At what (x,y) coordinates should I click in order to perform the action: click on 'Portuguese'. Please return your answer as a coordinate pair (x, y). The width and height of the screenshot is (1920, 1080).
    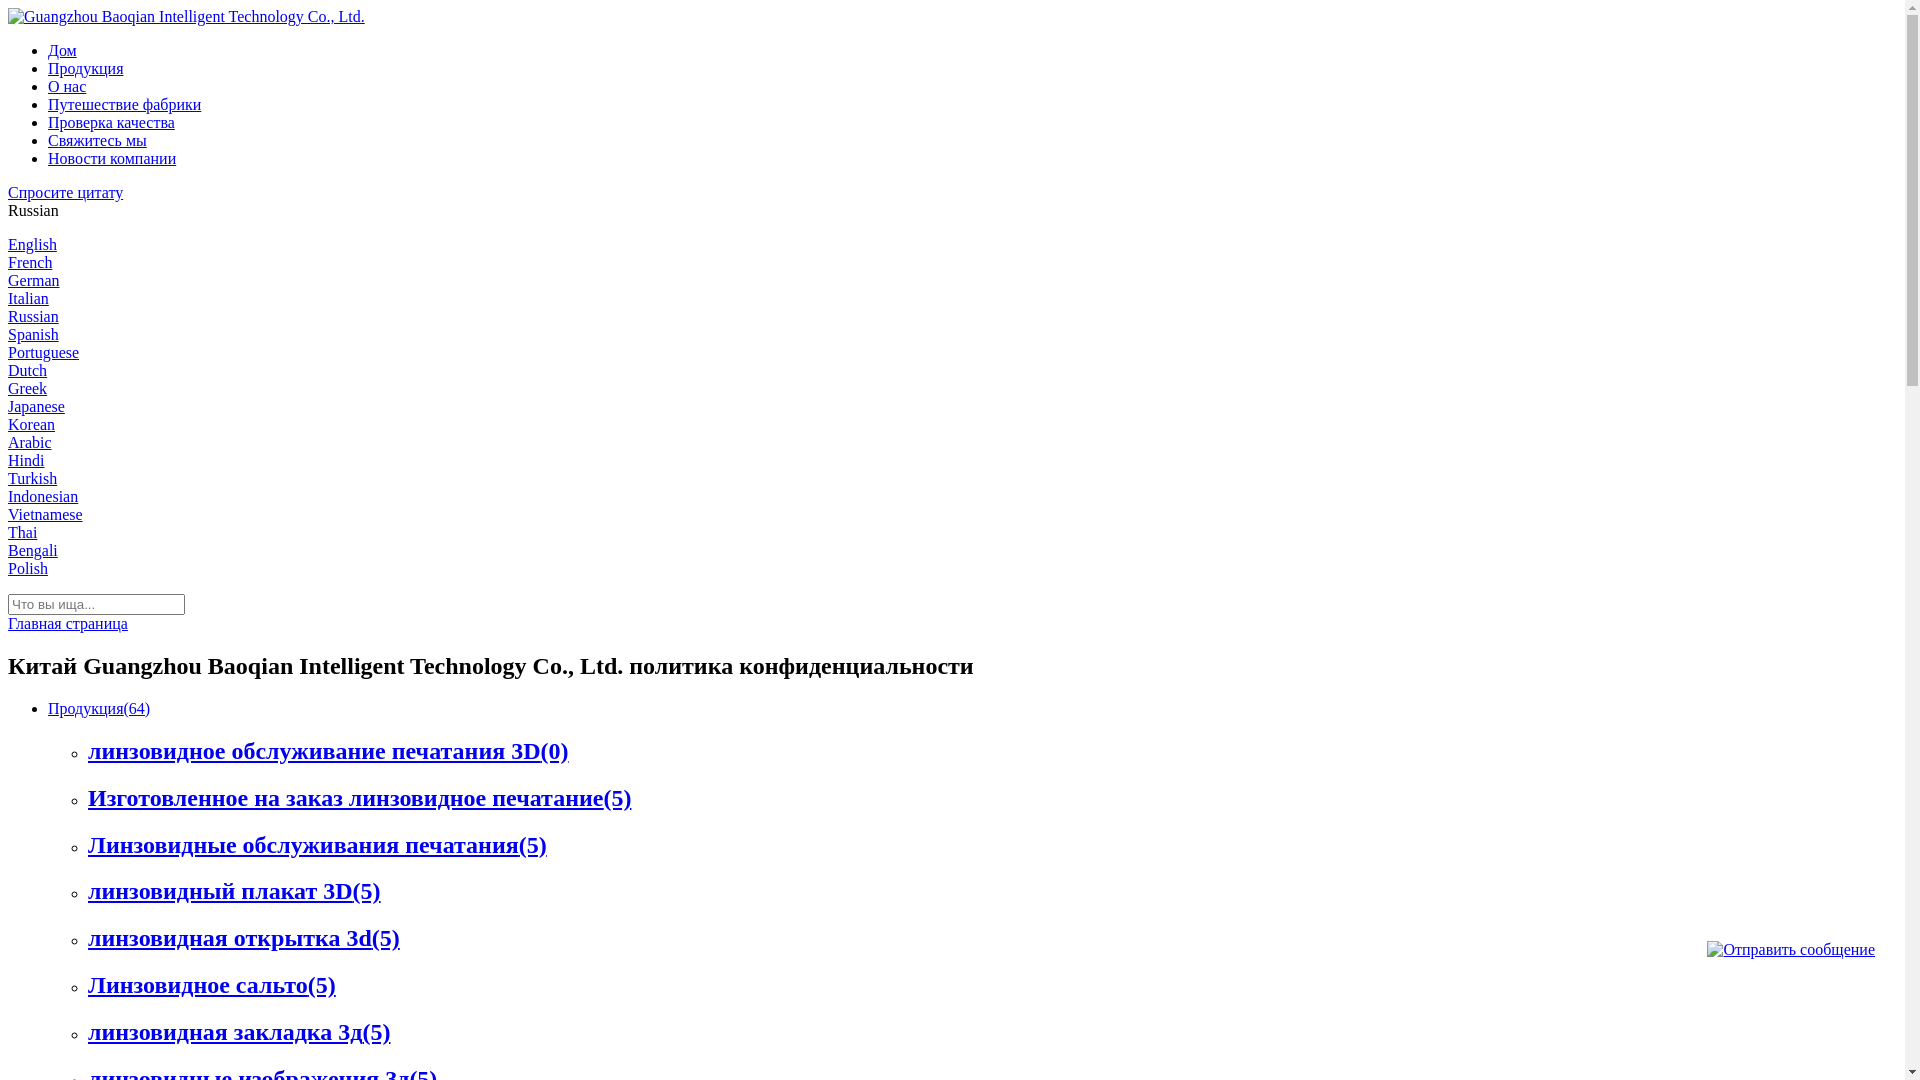
    Looking at the image, I should click on (43, 351).